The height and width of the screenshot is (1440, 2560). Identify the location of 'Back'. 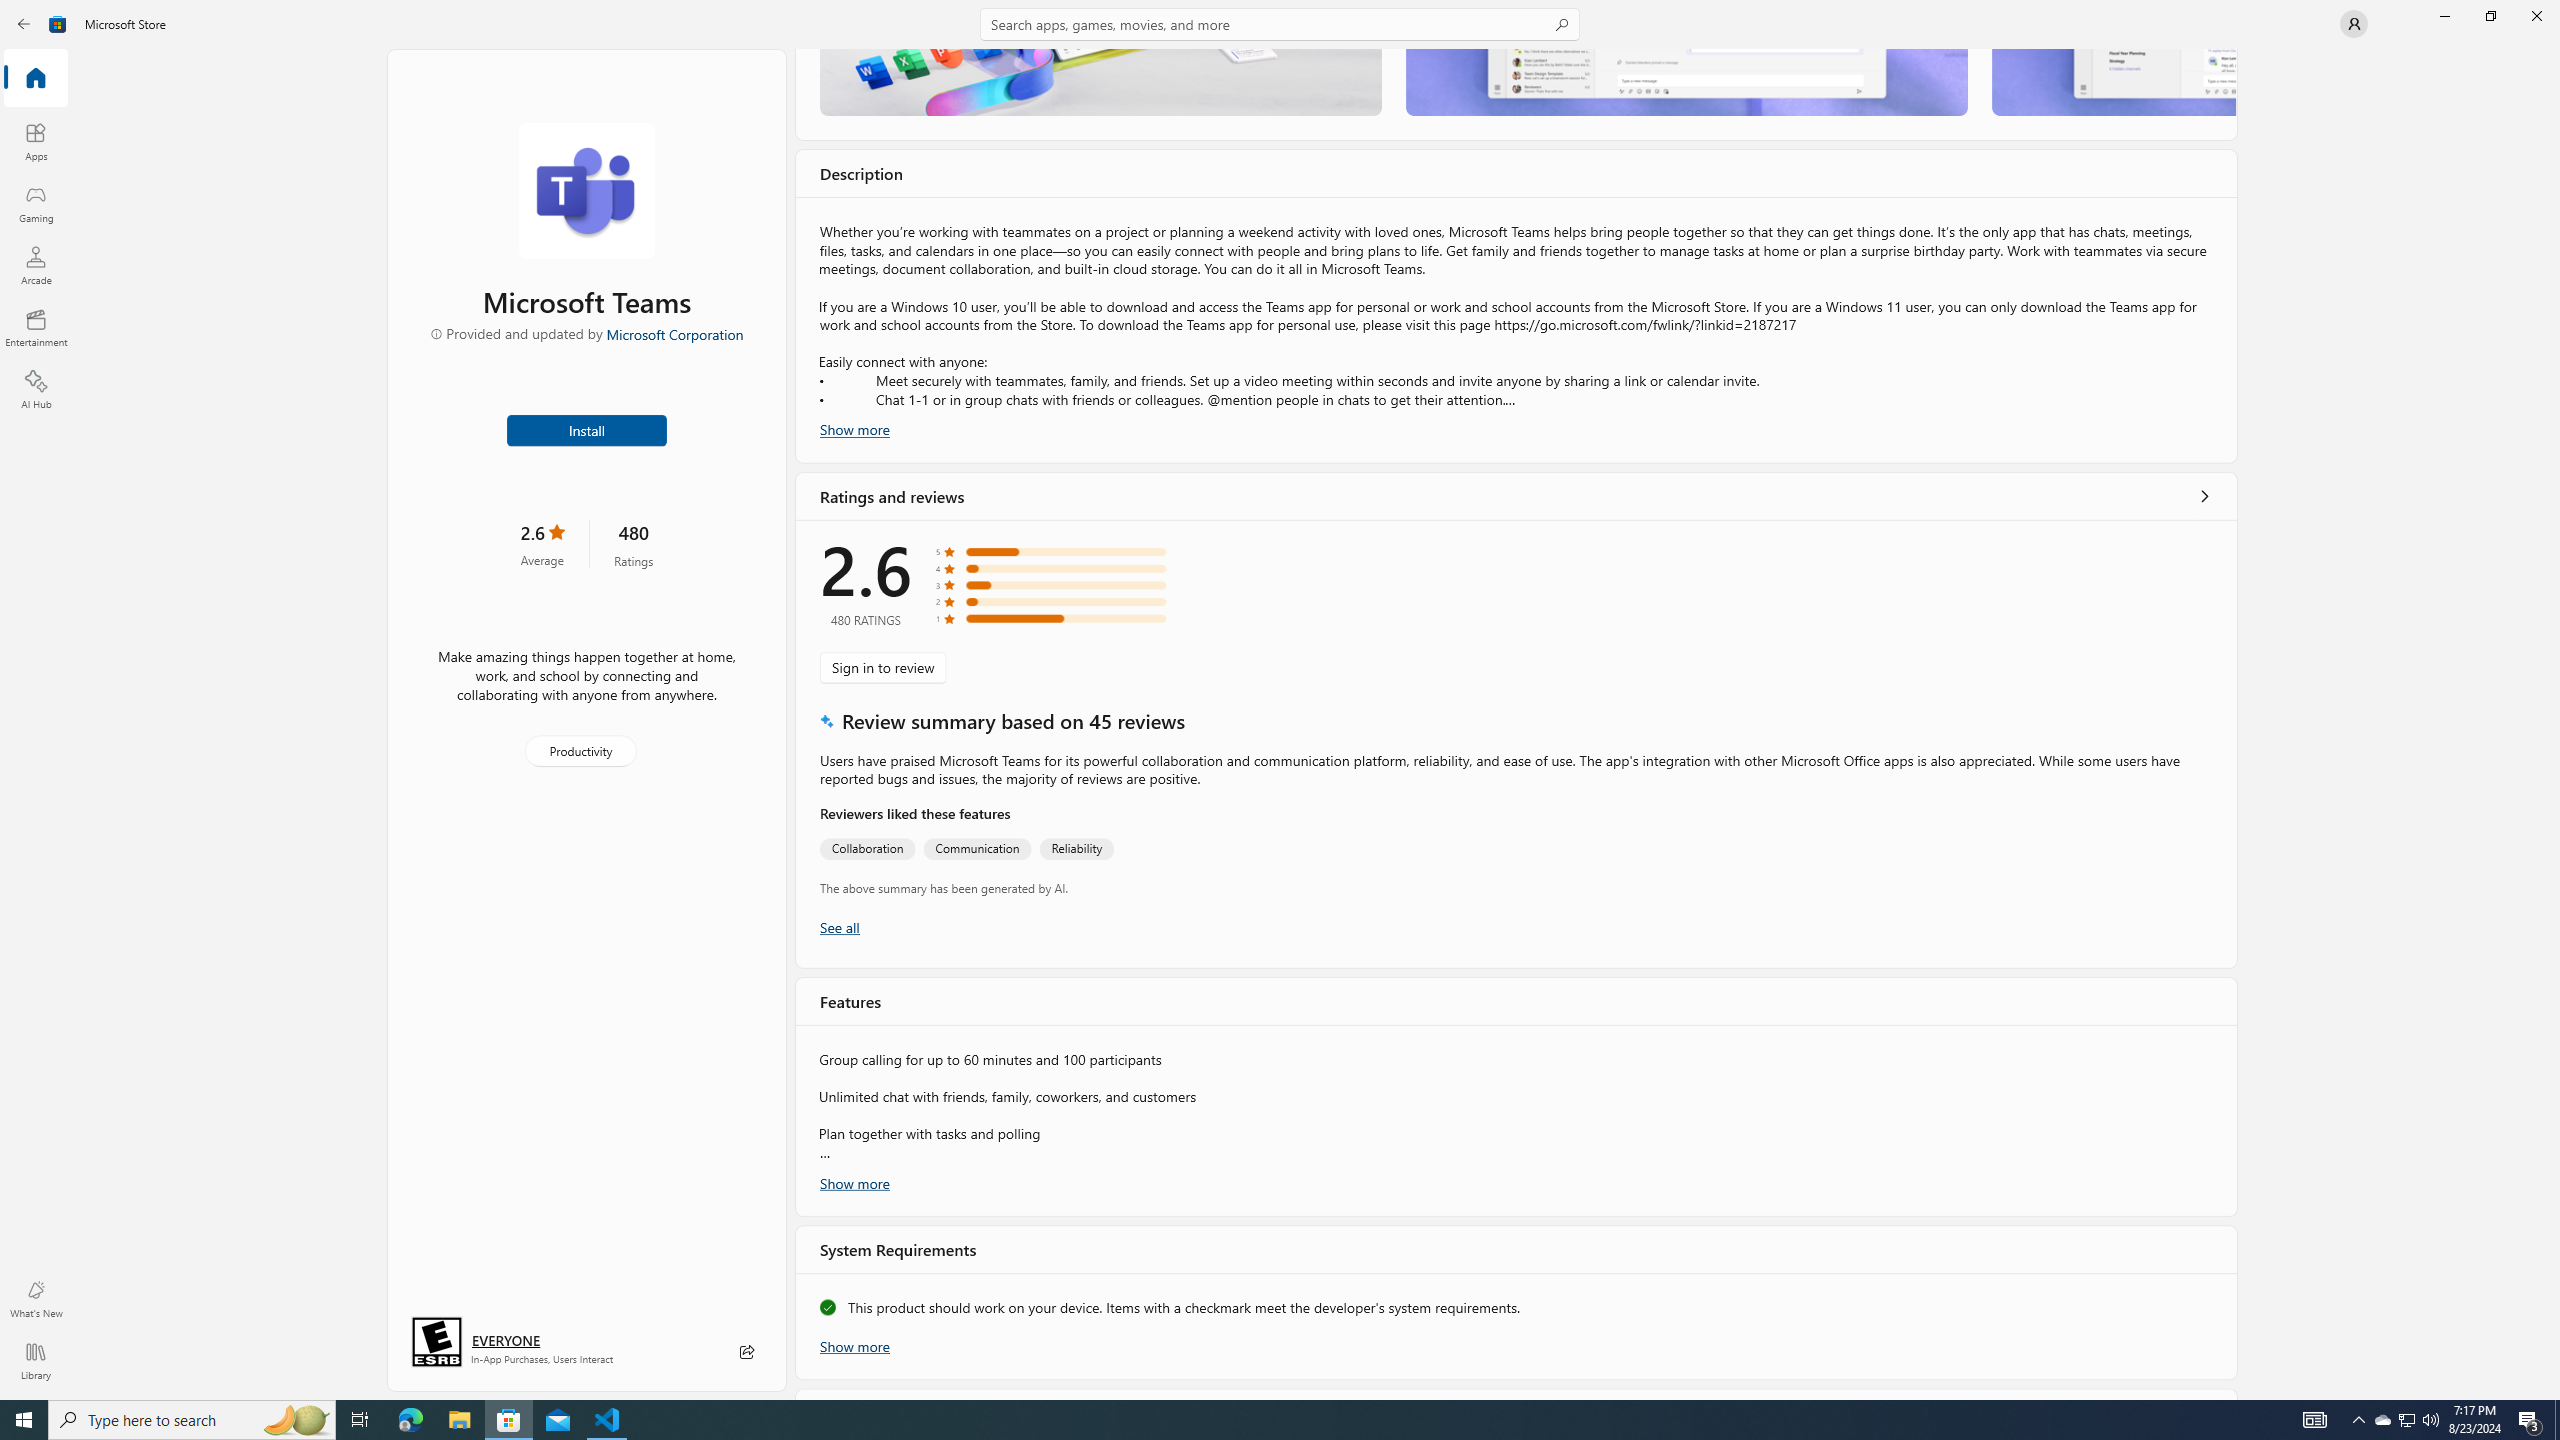
(24, 22).